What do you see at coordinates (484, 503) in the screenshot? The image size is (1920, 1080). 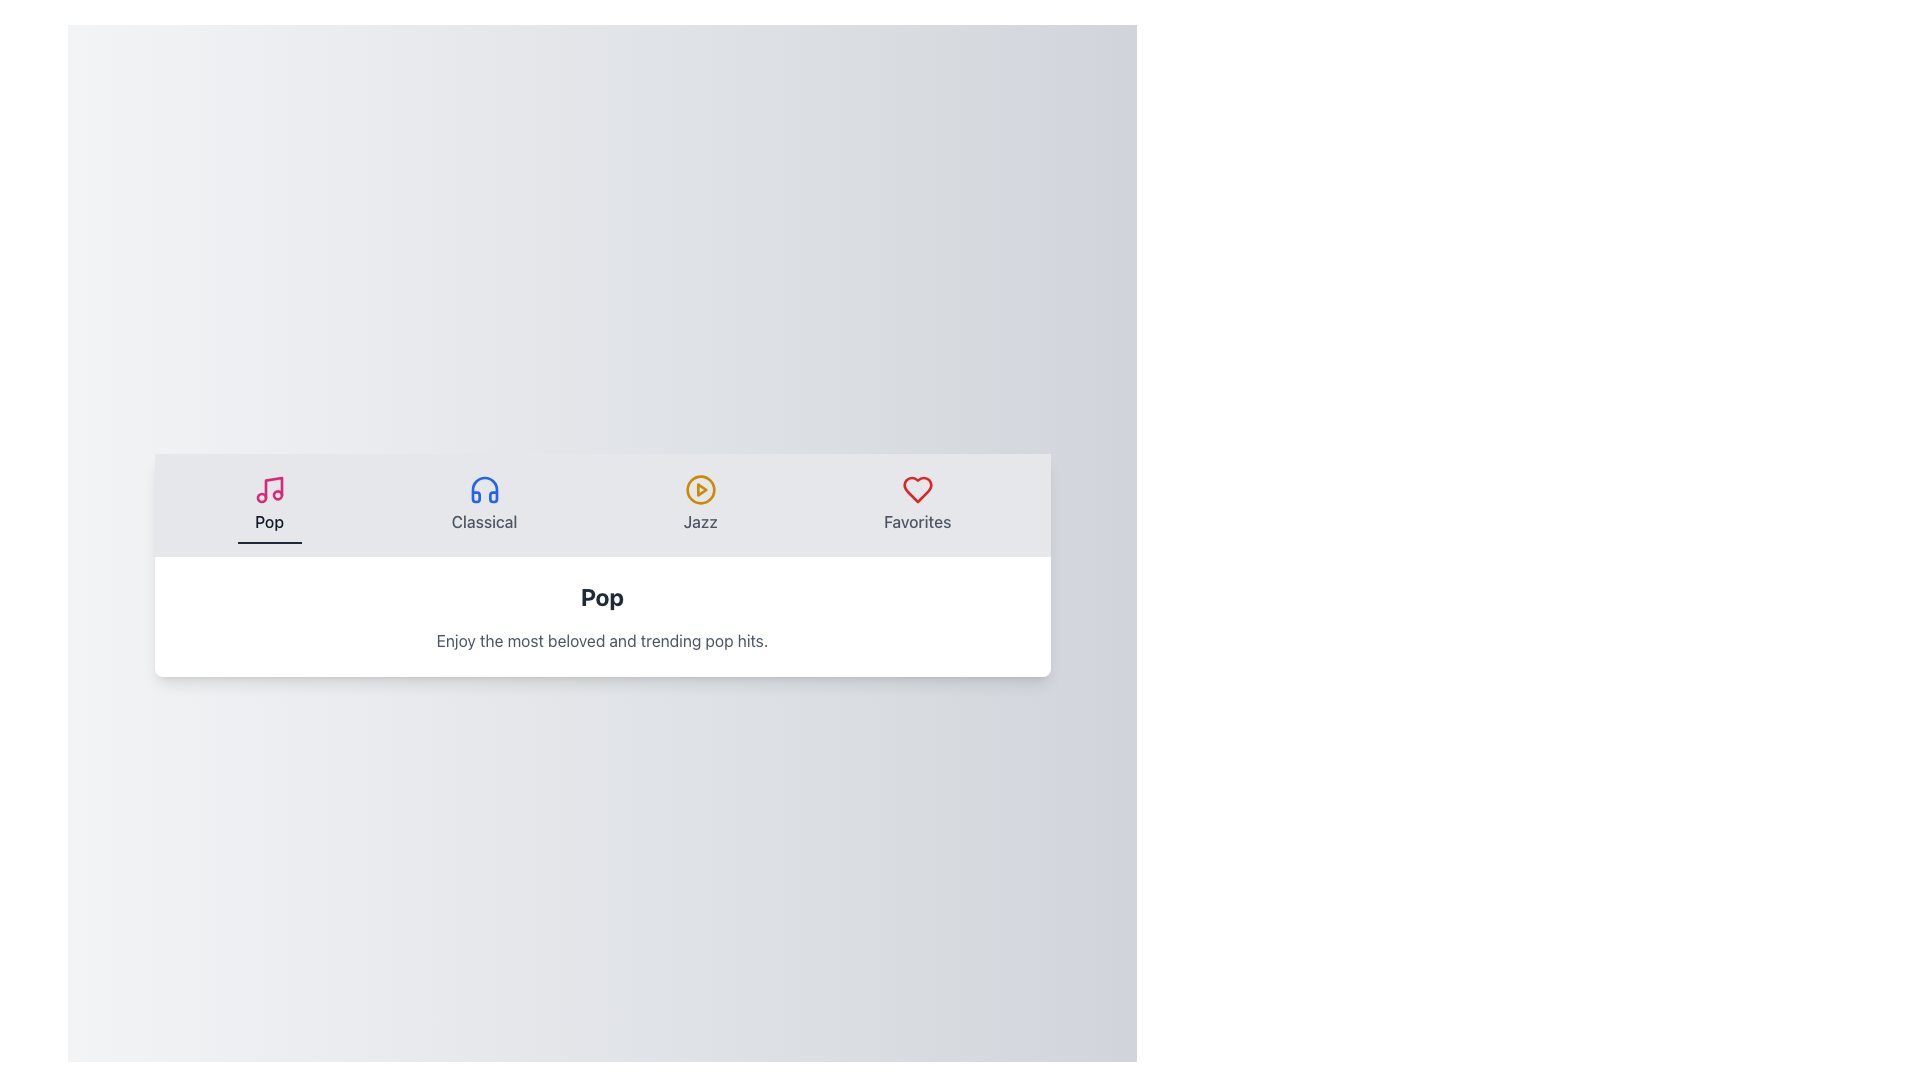 I see `the 'Classical' button located in the navigation bar` at bounding box center [484, 503].